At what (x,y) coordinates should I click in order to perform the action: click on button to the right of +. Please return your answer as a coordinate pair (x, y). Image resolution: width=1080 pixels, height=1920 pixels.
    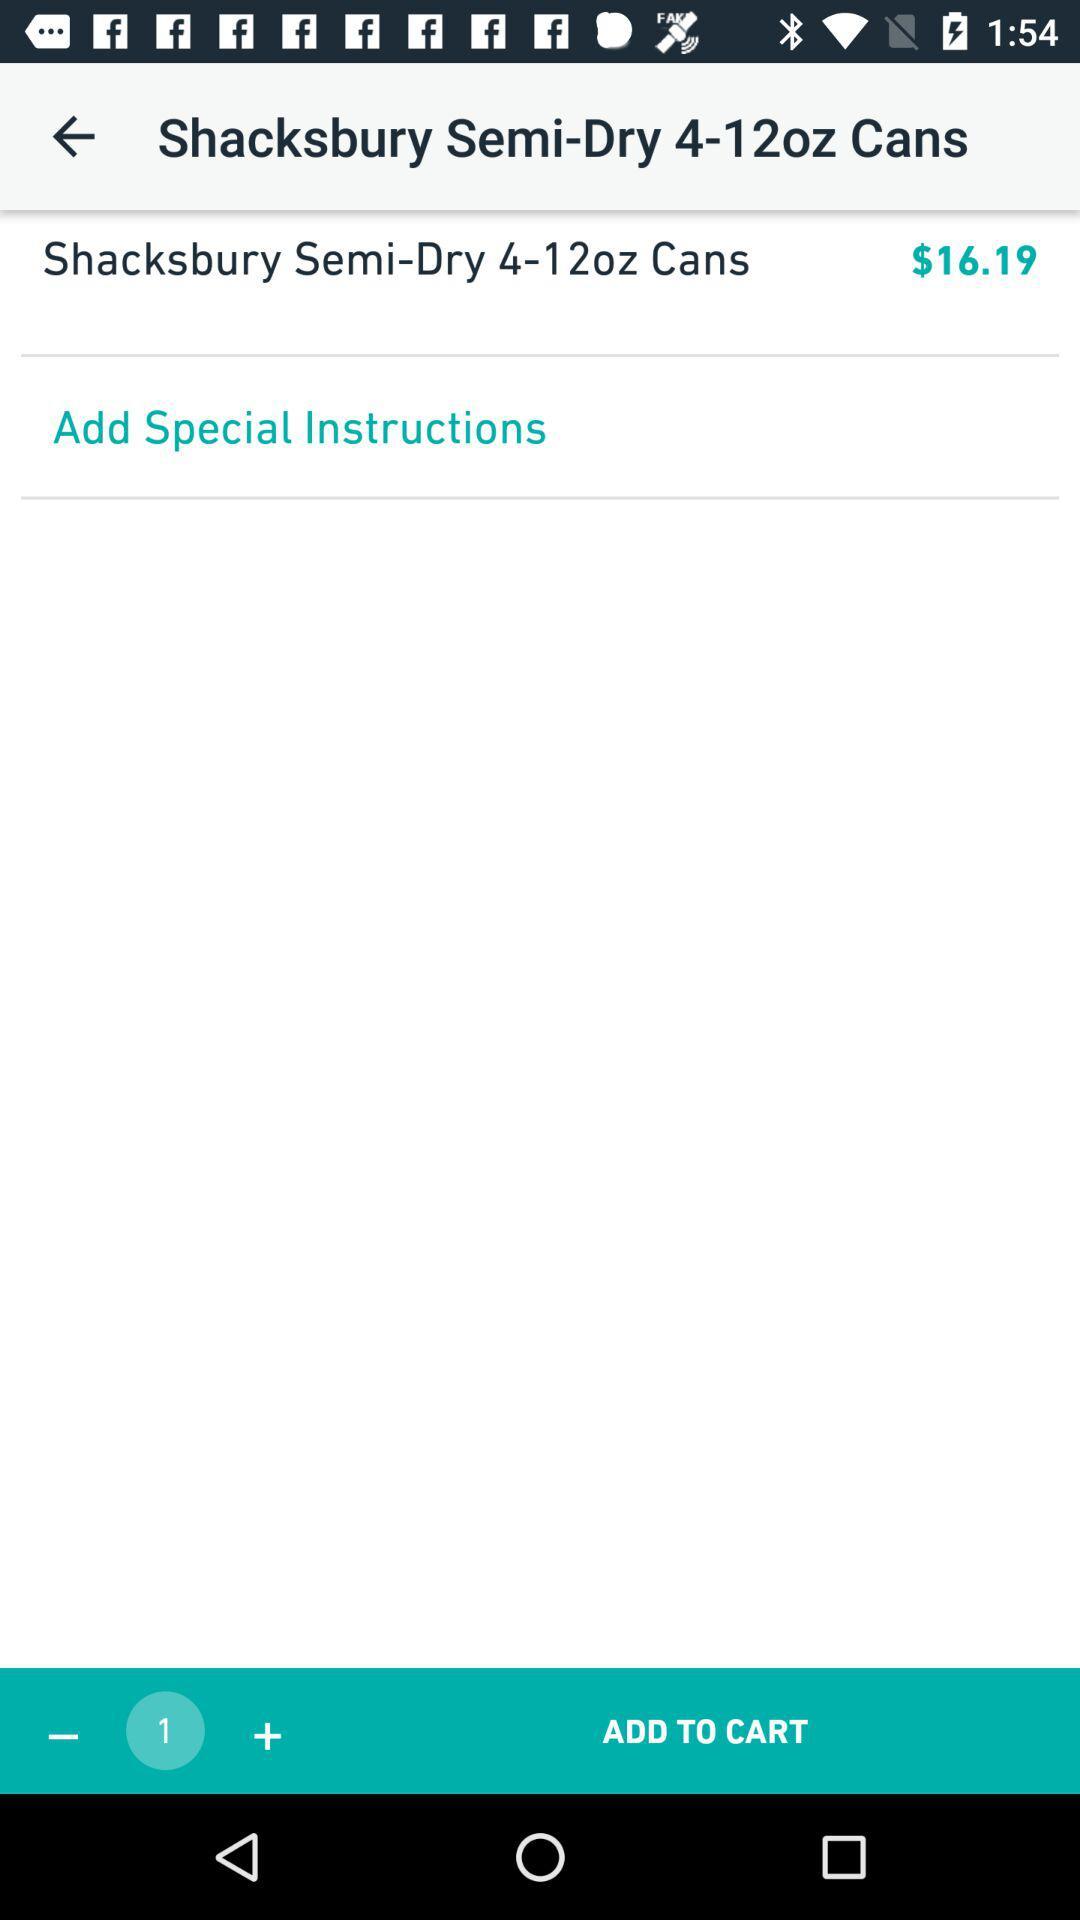
    Looking at the image, I should click on (704, 1730).